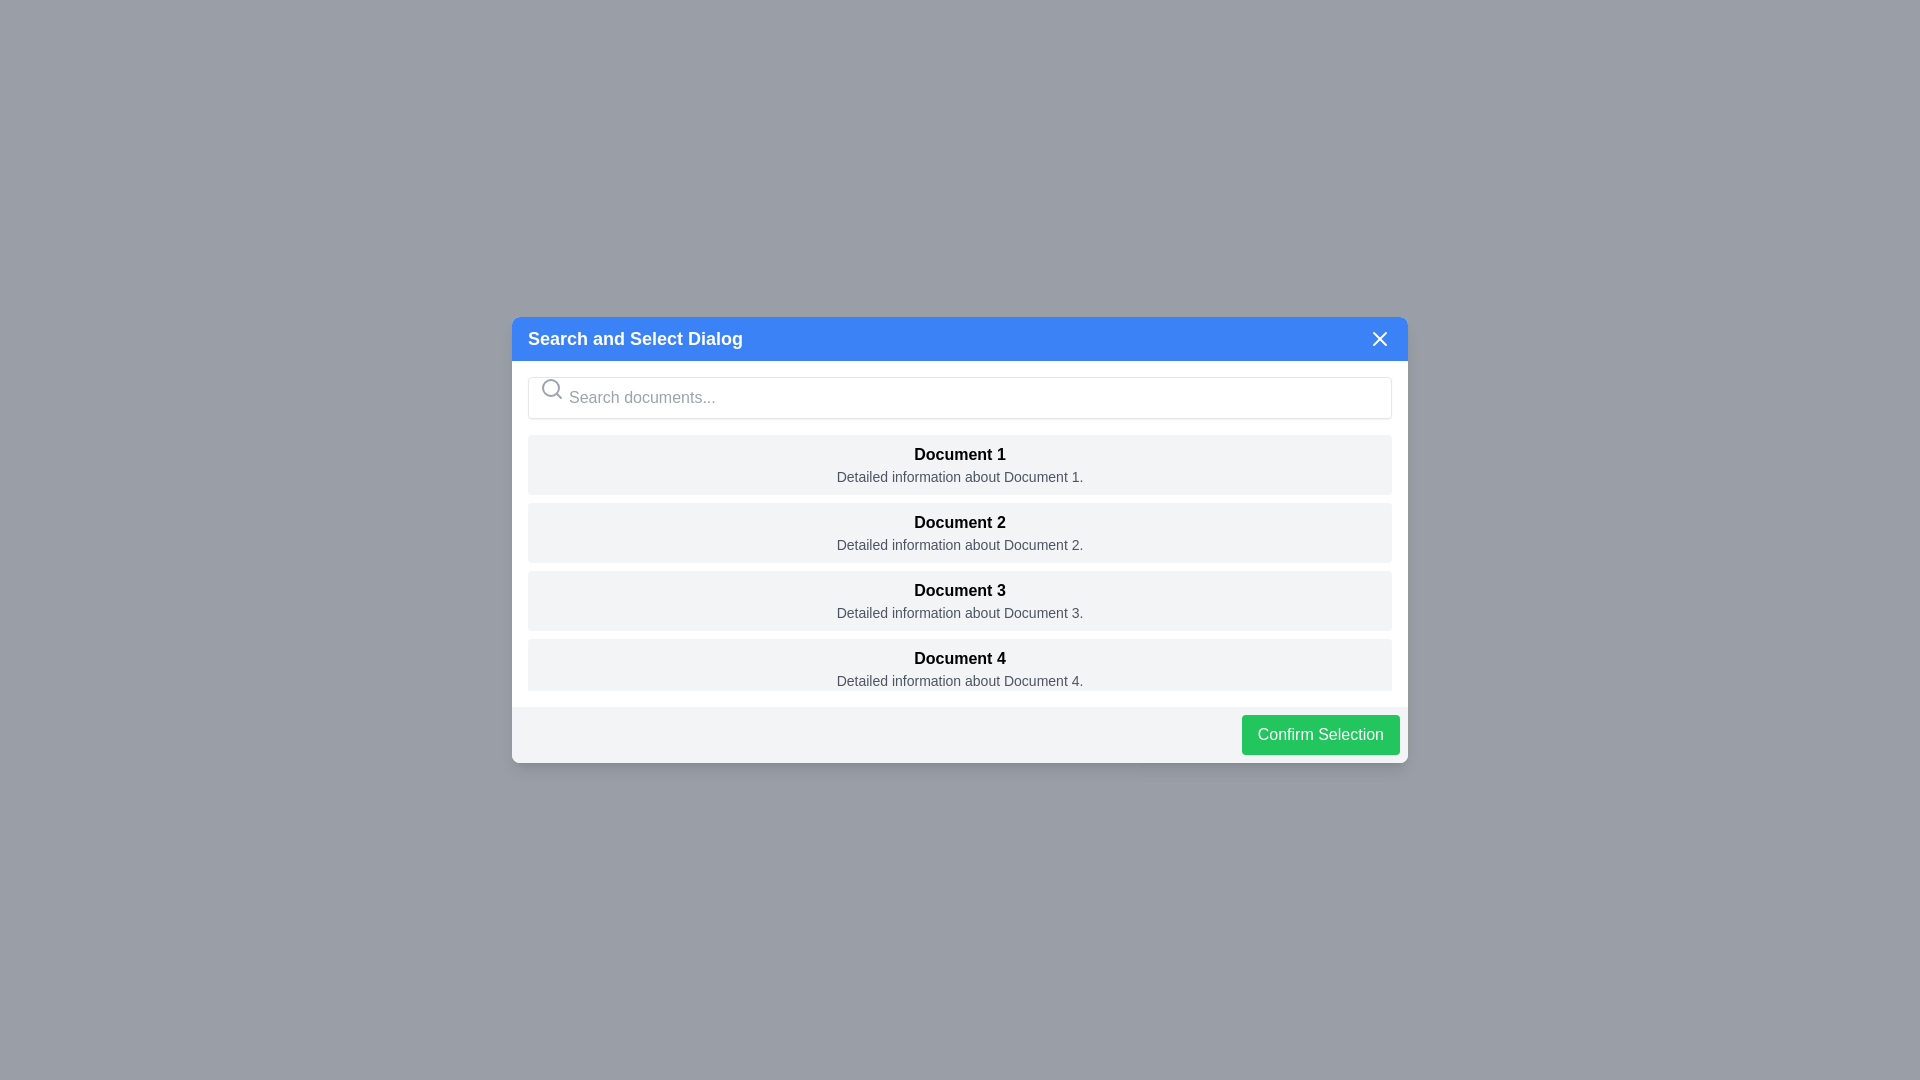 The width and height of the screenshot is (1920, 1080). What do you see at coordinates (960, 668) in the screenshot?
I see `the document with title Document 4` at bounding box center [960, 668].